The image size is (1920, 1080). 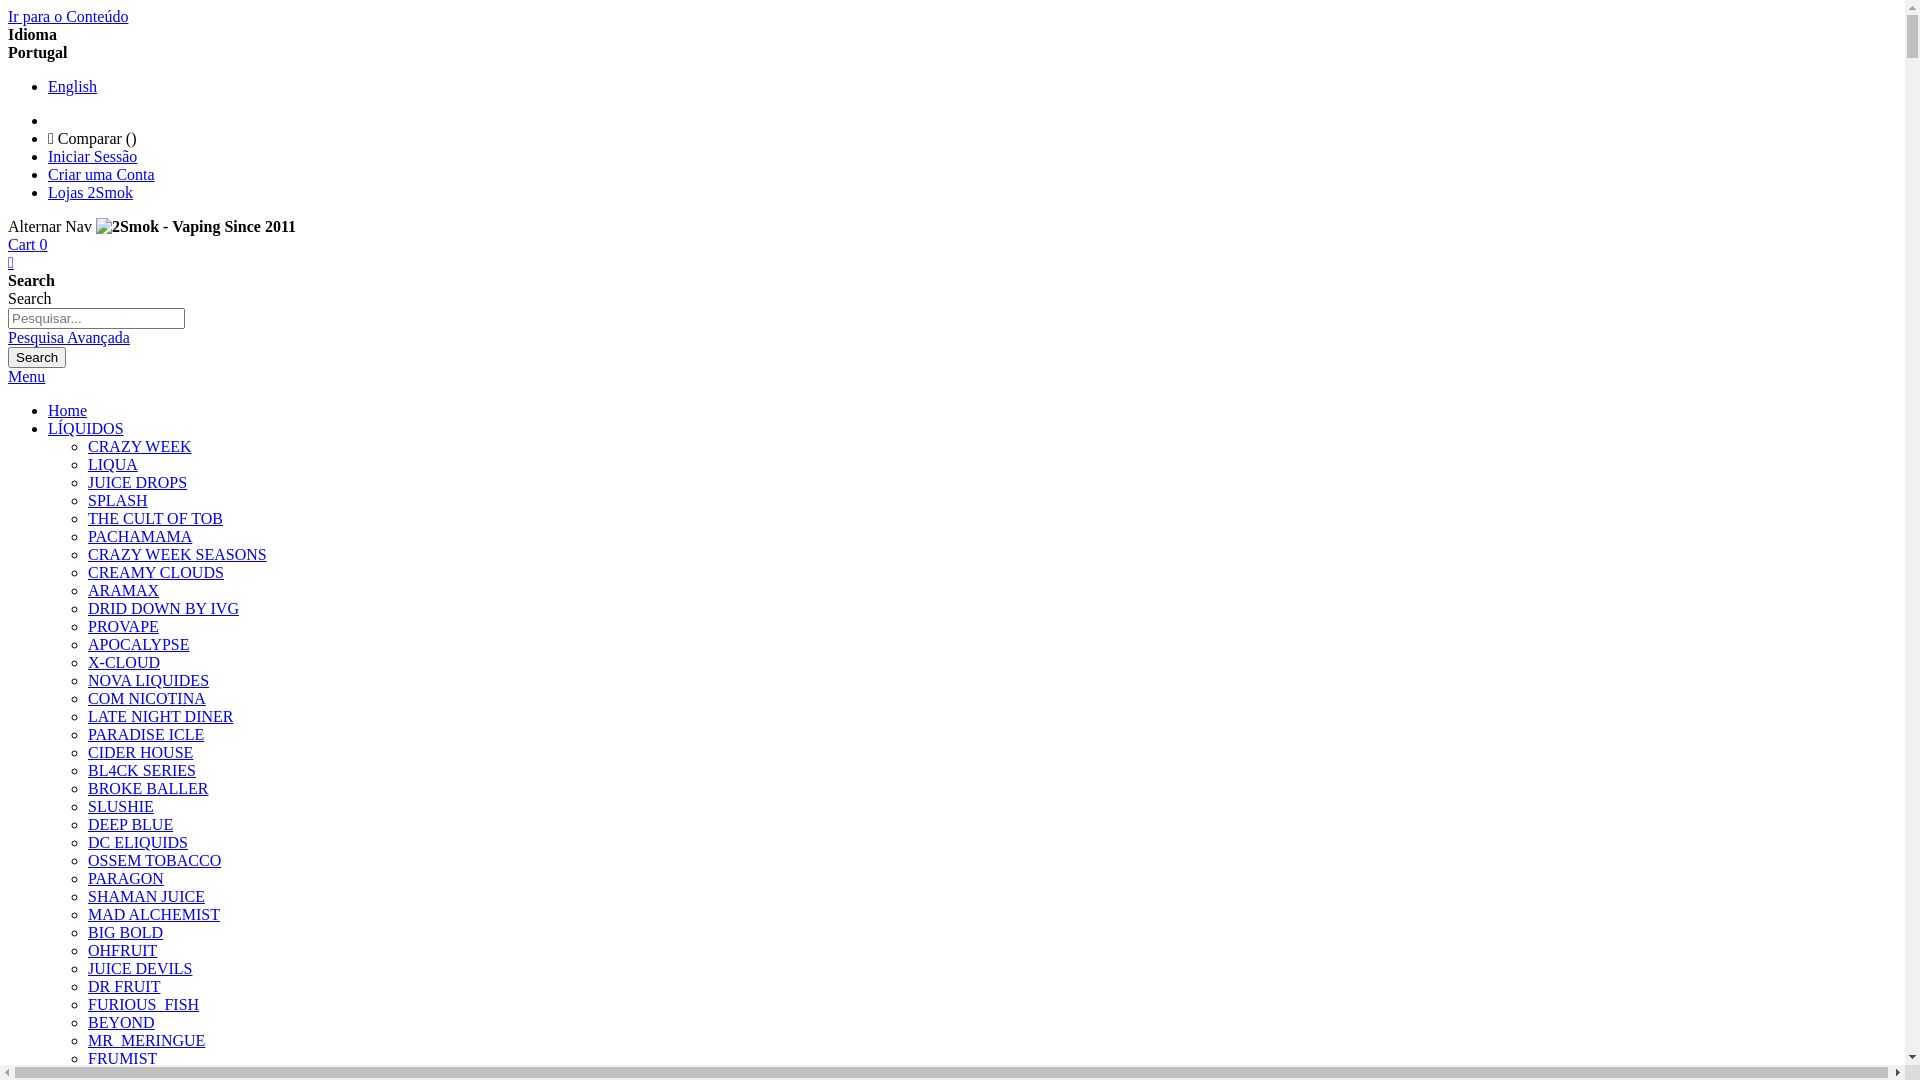 What do you see at coordinates (163, 607) in the screenshot?
I see `'DRID DOWN BY IVG'` at bounding box center [163, 607].